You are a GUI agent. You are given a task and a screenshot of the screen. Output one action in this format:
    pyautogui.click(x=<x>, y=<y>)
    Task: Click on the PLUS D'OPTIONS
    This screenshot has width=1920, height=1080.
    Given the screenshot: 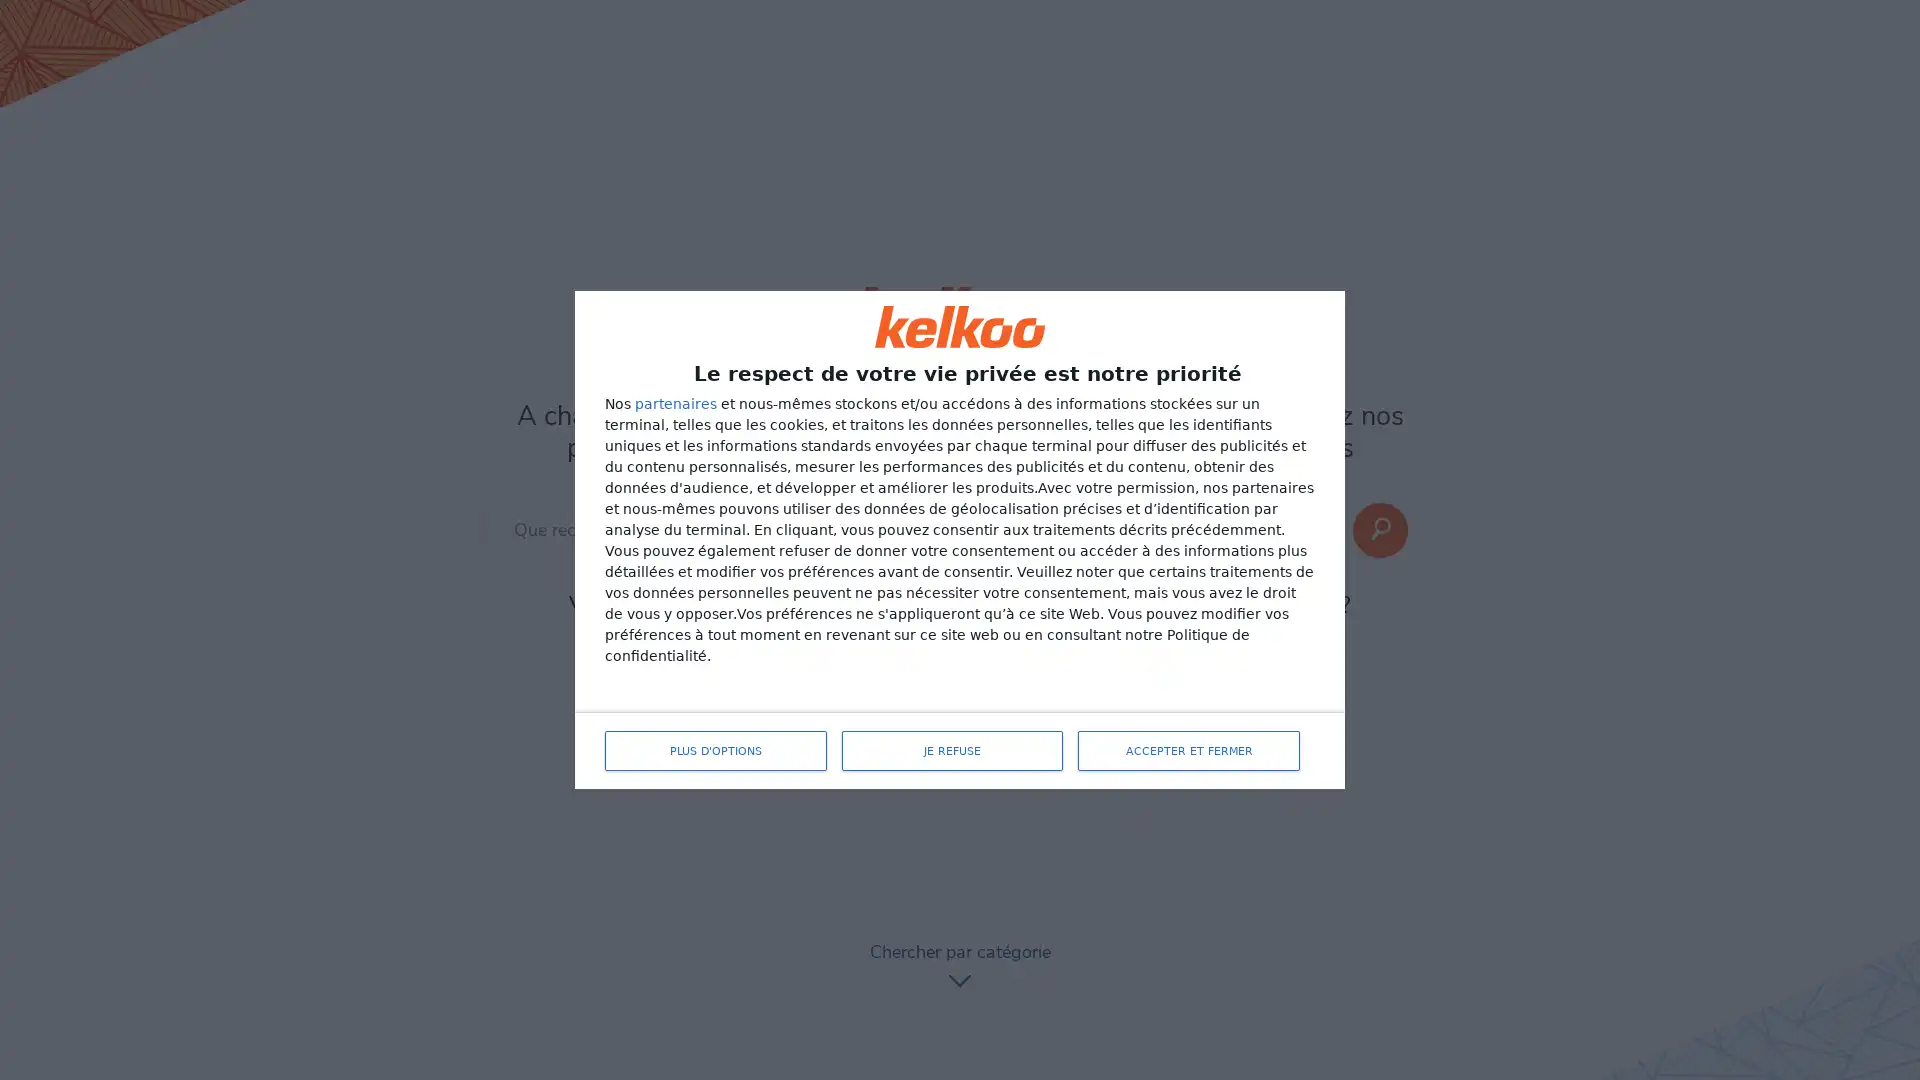 What is the action you would take?
    pyautogui.click(x=715, y=751)
    